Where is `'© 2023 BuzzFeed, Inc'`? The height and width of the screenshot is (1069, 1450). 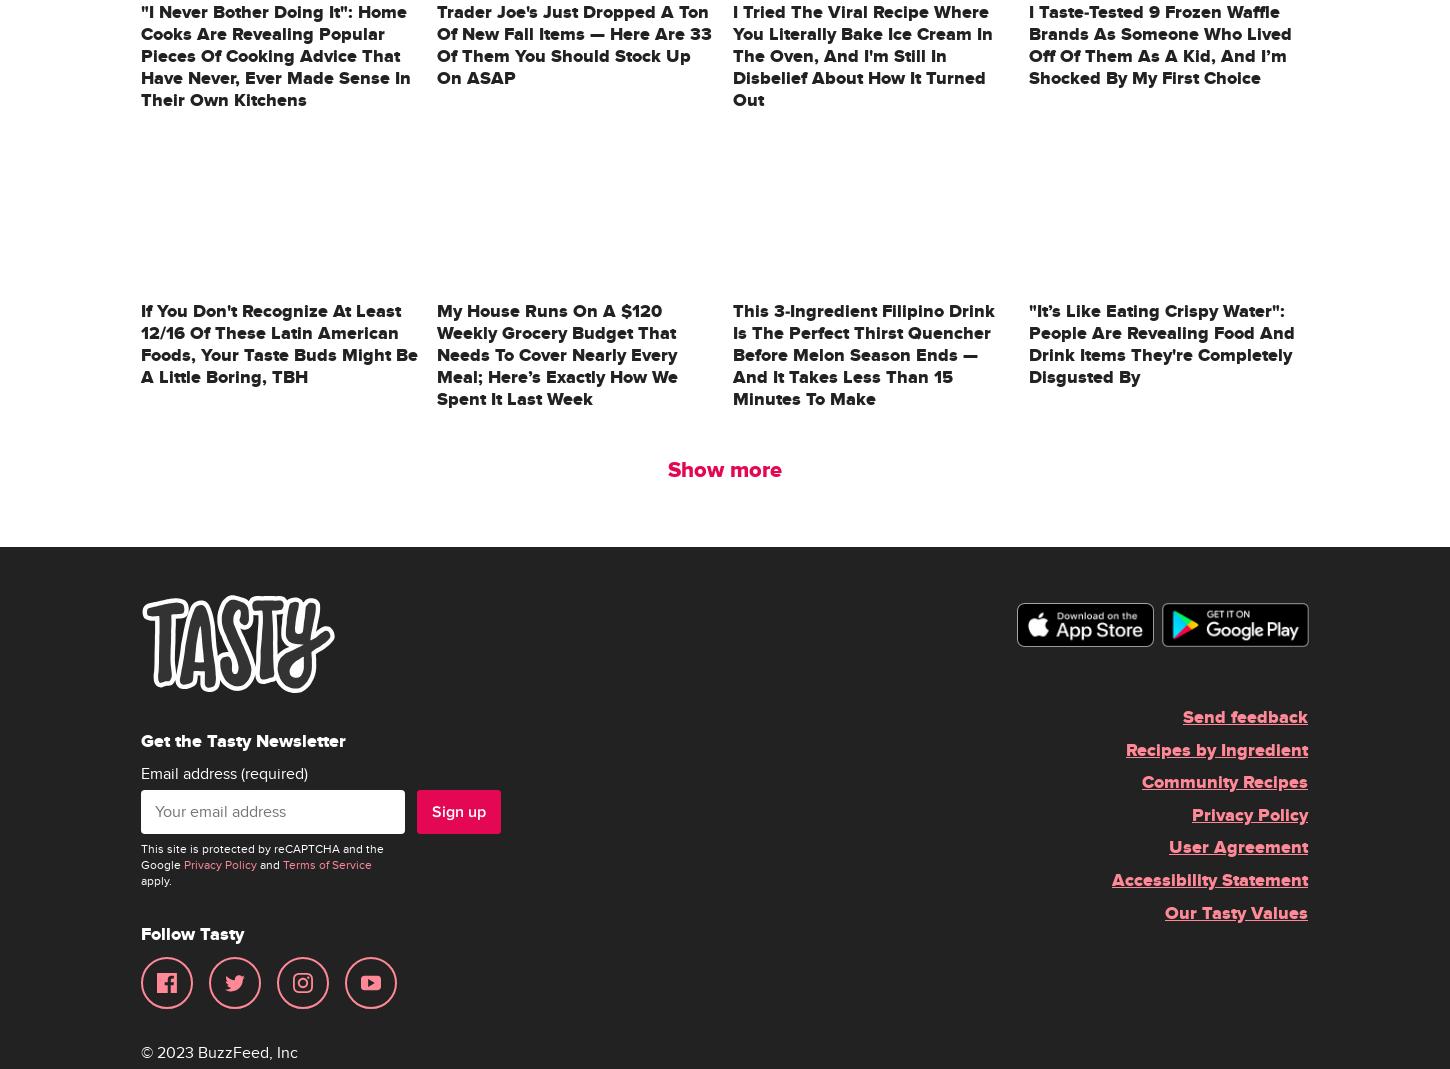 '© 2023 BuzzFeed, Inc' is located at coordinates (218, 1052).